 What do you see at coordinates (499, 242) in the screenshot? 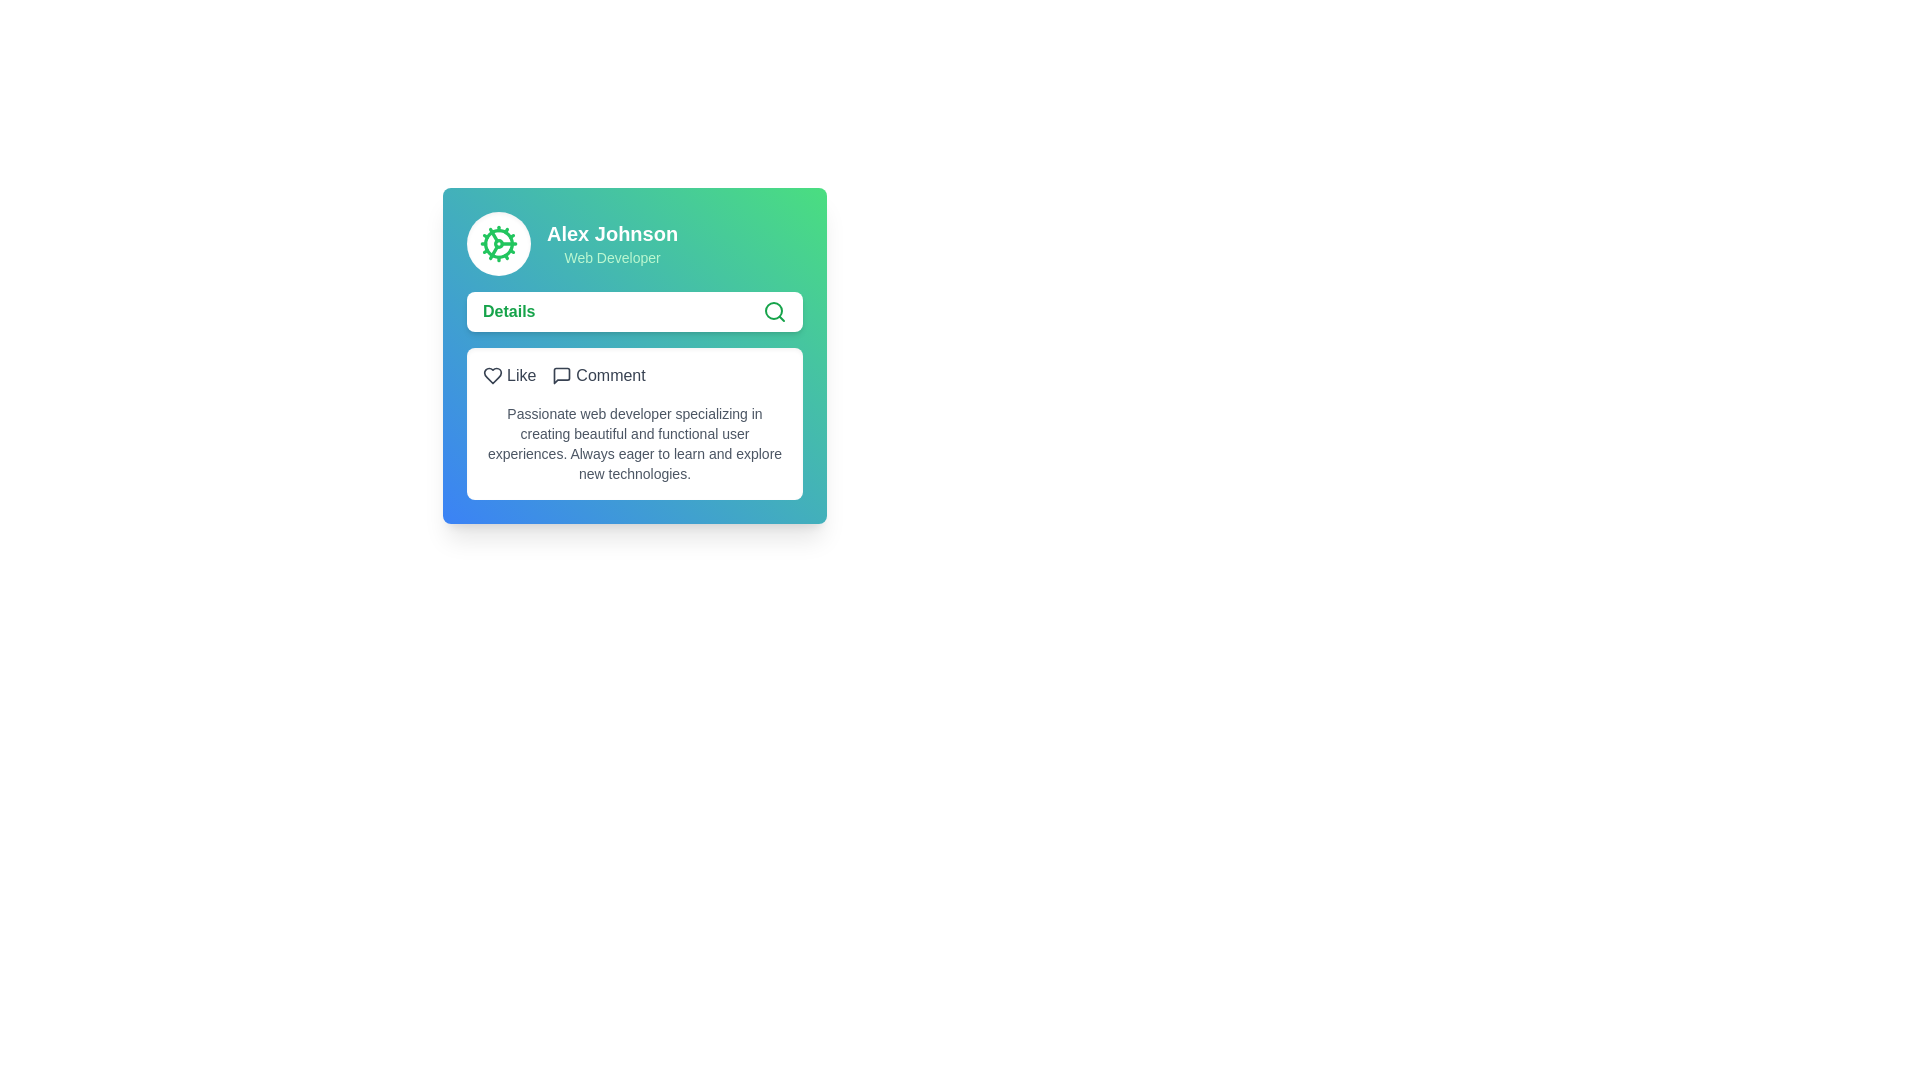
I see `the outer circular part of the cog icon located in the top-left corner of the profile card` at bounding box center [499, 242].